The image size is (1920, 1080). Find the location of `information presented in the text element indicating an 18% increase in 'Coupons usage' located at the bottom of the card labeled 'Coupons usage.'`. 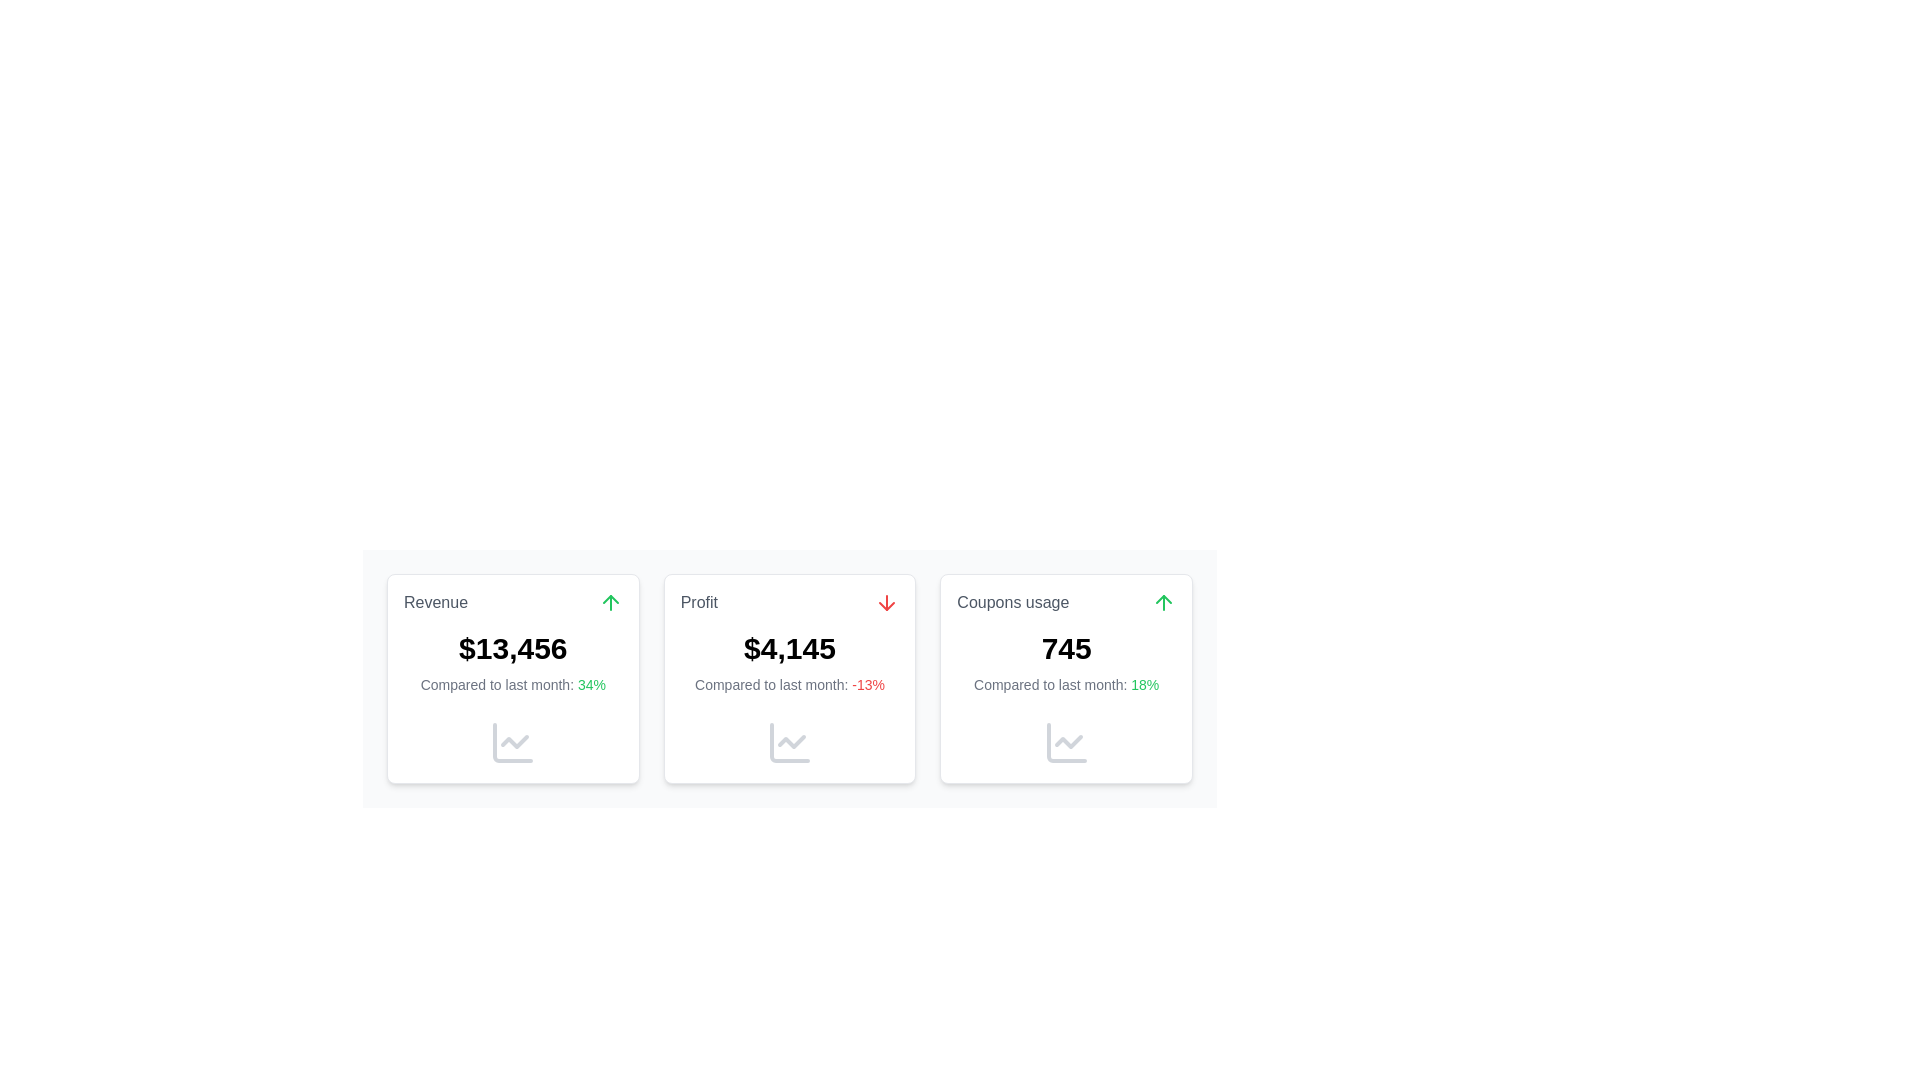

information presented in the text element indicating an 18% increase in 'Coupons usage' located at the bottom of the card labeled 'Coupons usage.' is located at coordinates (1065, 684).